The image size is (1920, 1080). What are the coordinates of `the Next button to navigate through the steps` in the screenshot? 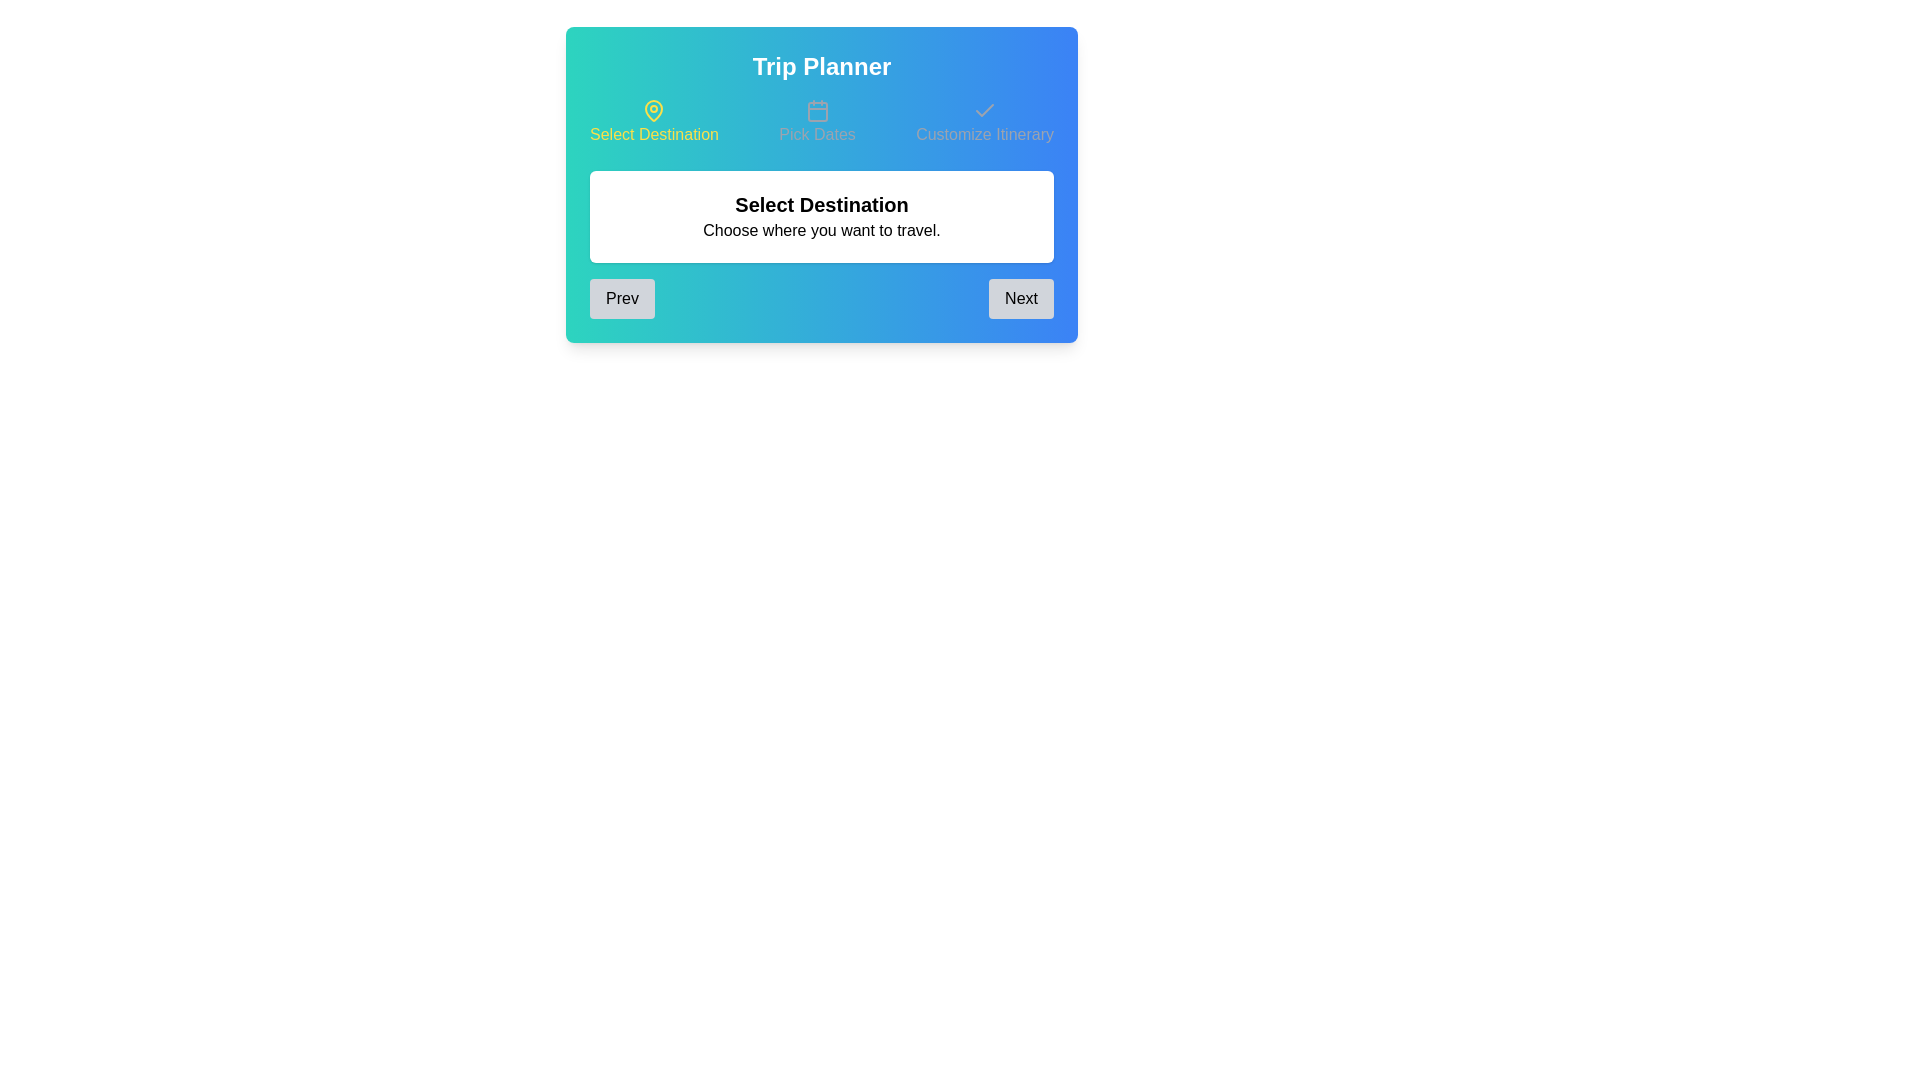 It's located at (1022, 299).